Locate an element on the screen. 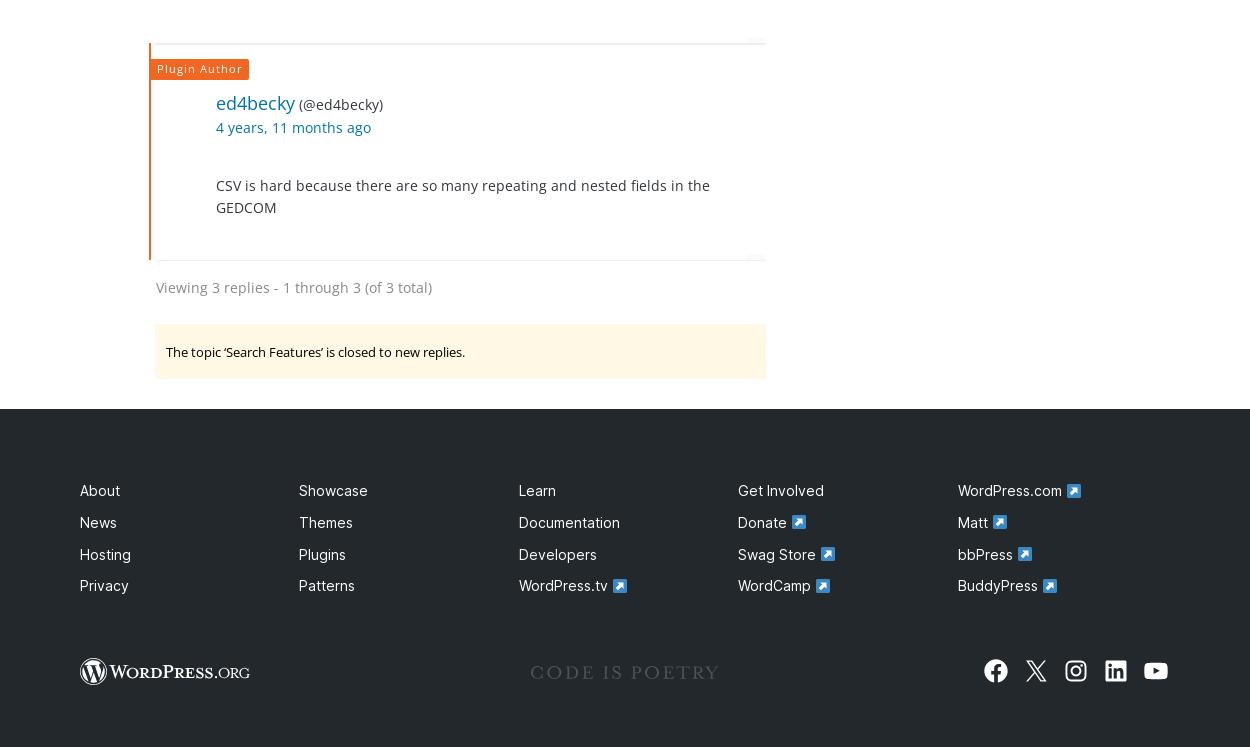 The height and width of the screenshot is (747, 1250). 'About' is located at coordinates (99, 489).